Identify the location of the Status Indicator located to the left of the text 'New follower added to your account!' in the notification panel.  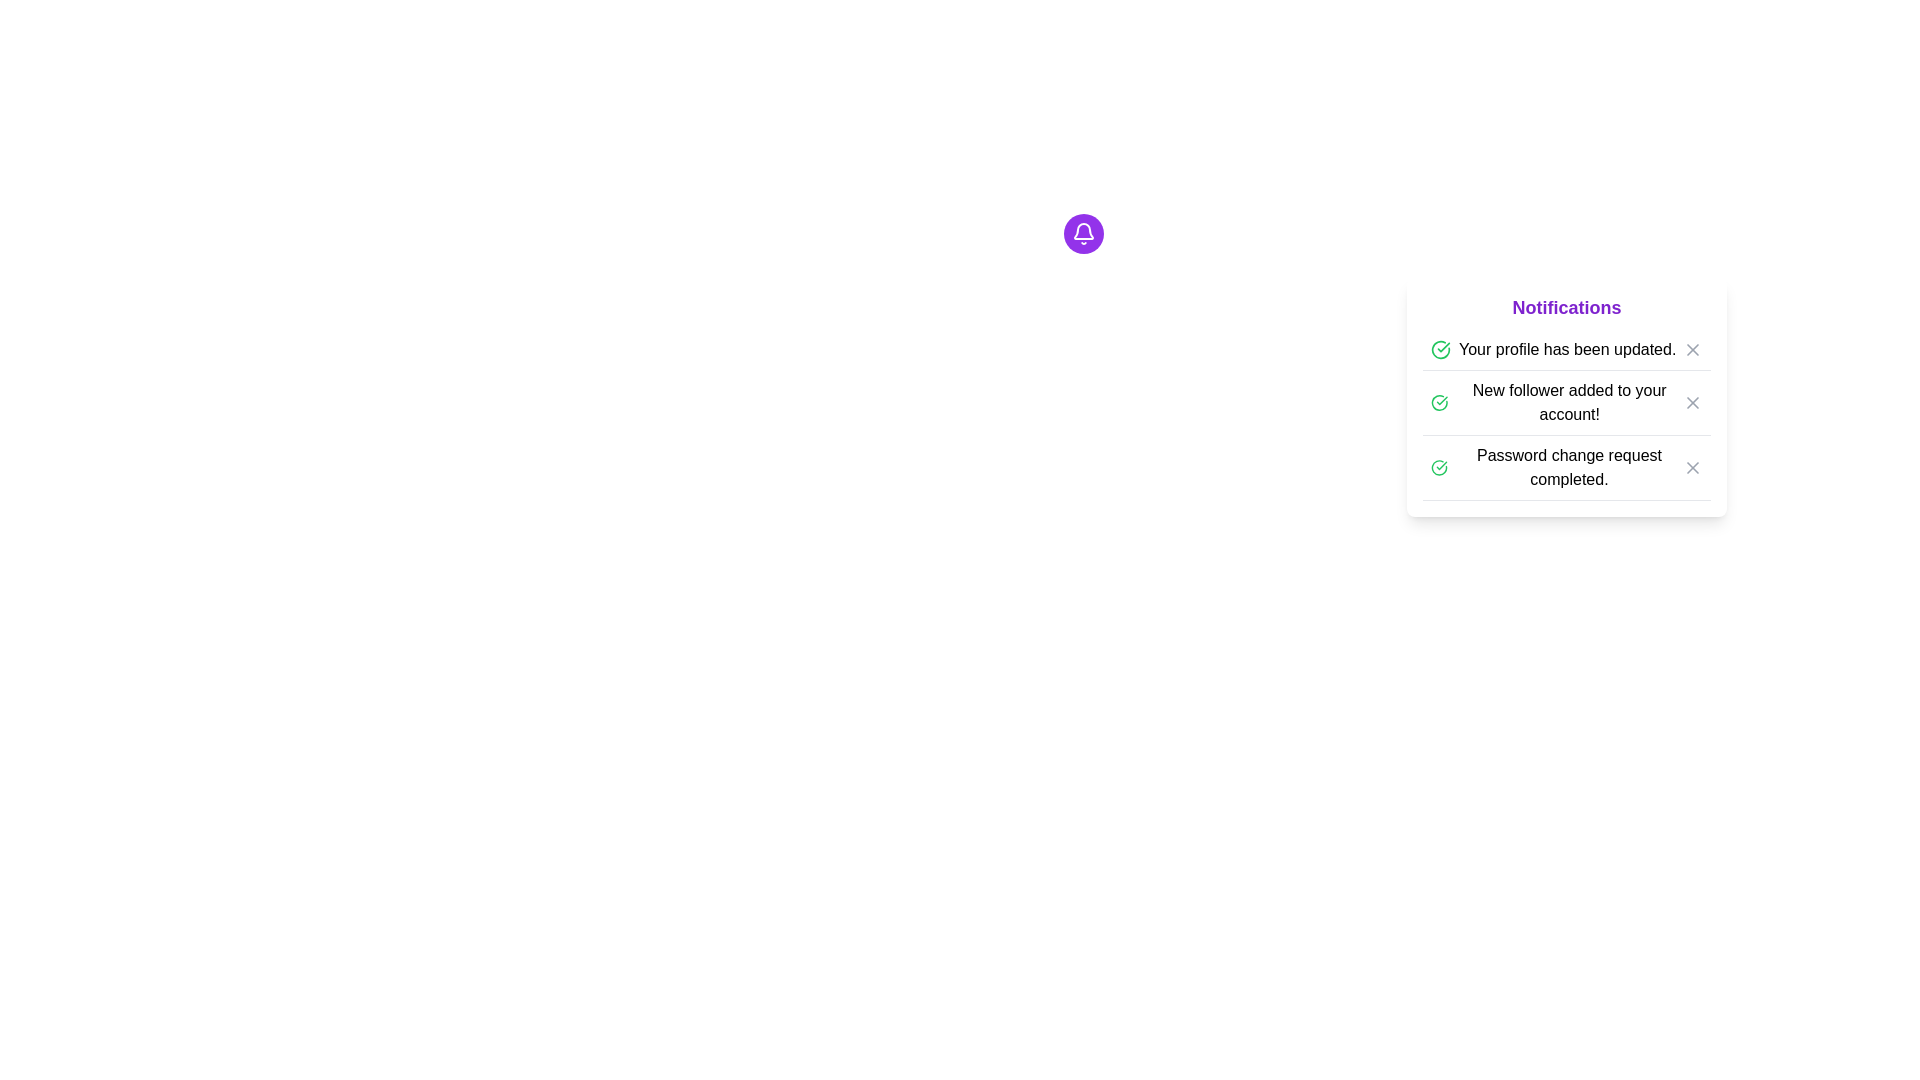
(1438, 402).